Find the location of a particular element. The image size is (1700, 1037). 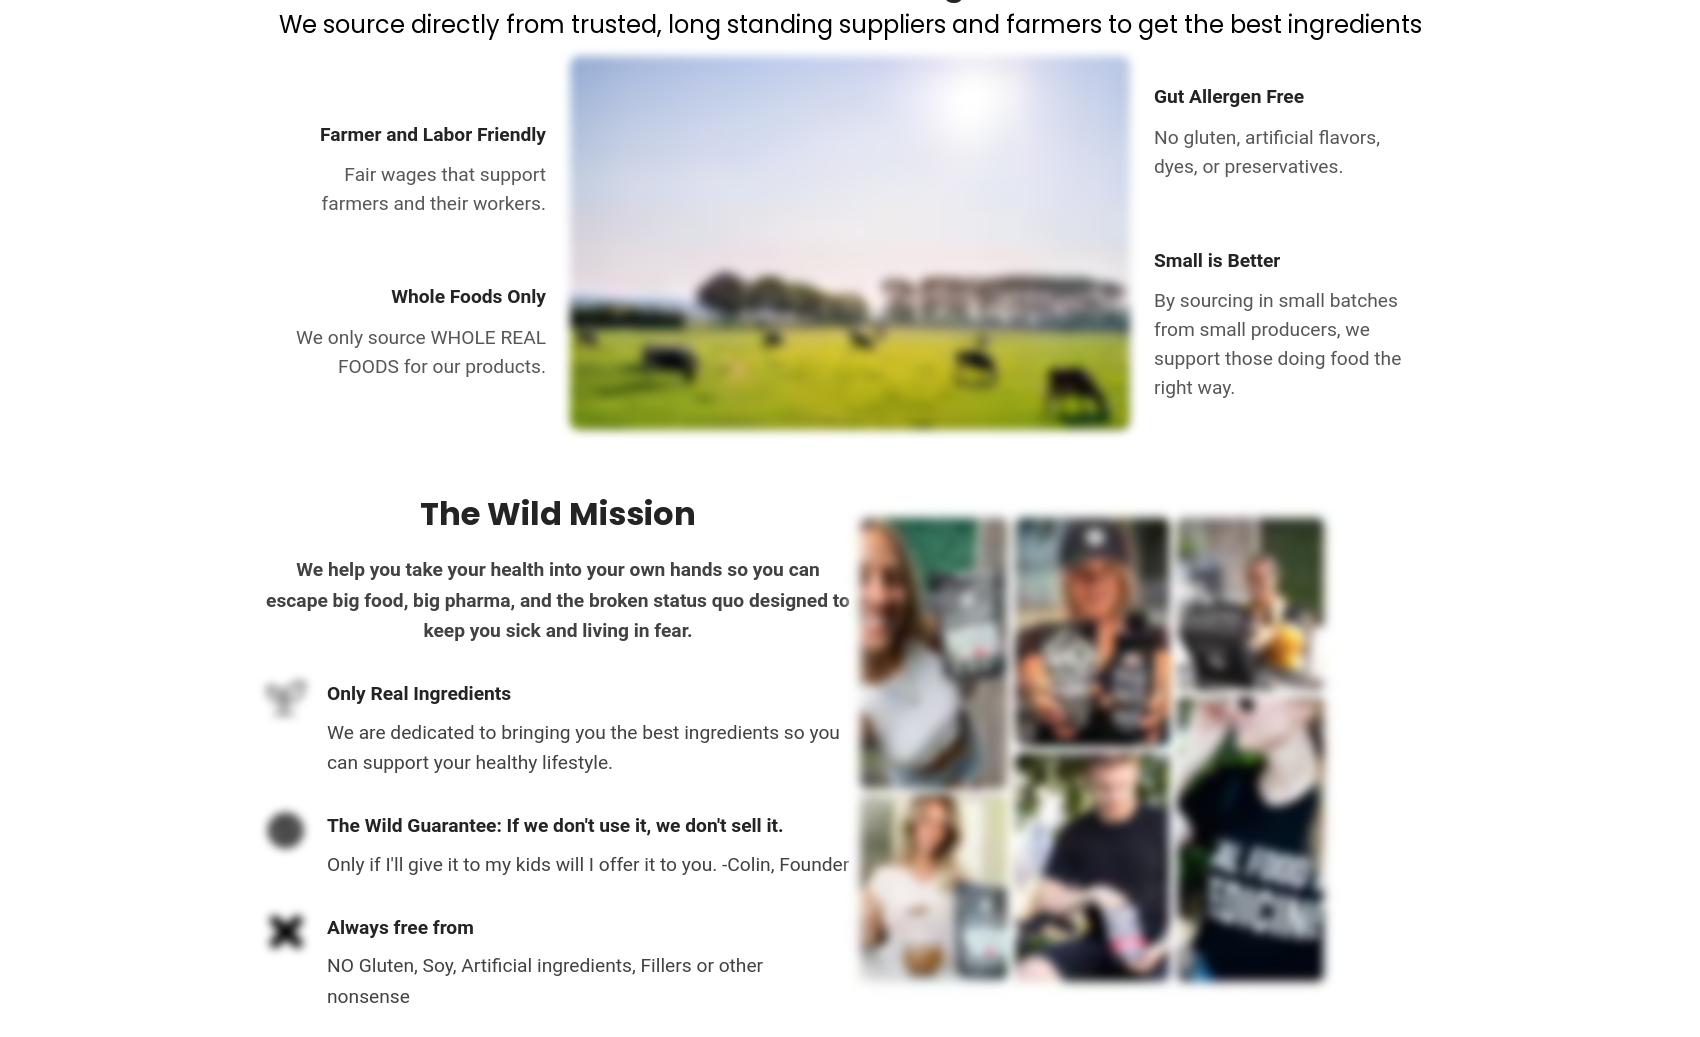

'Whole Foods Only' is located at coordinates (468, 294).